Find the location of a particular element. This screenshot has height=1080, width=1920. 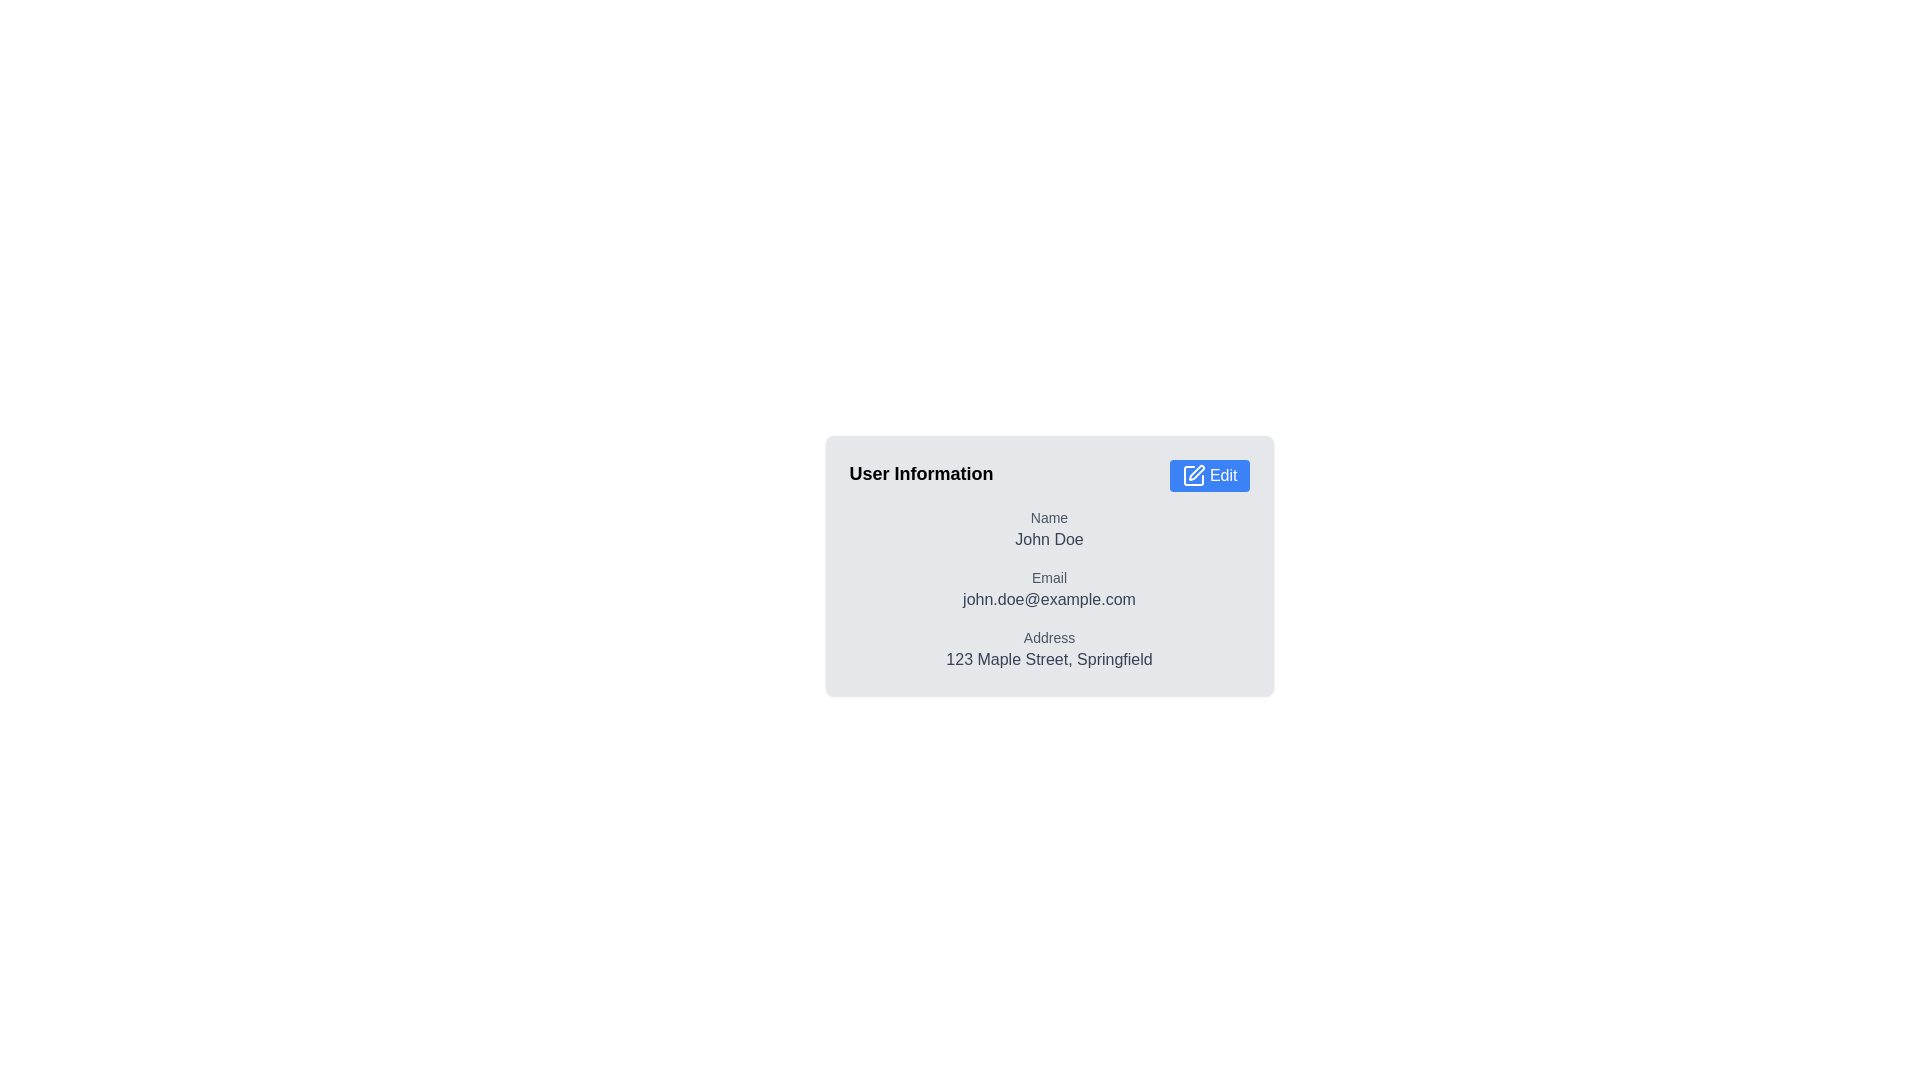

the interactive button located in the top-right corner of the 'User Information' card is located at coordinates (1208, 475).